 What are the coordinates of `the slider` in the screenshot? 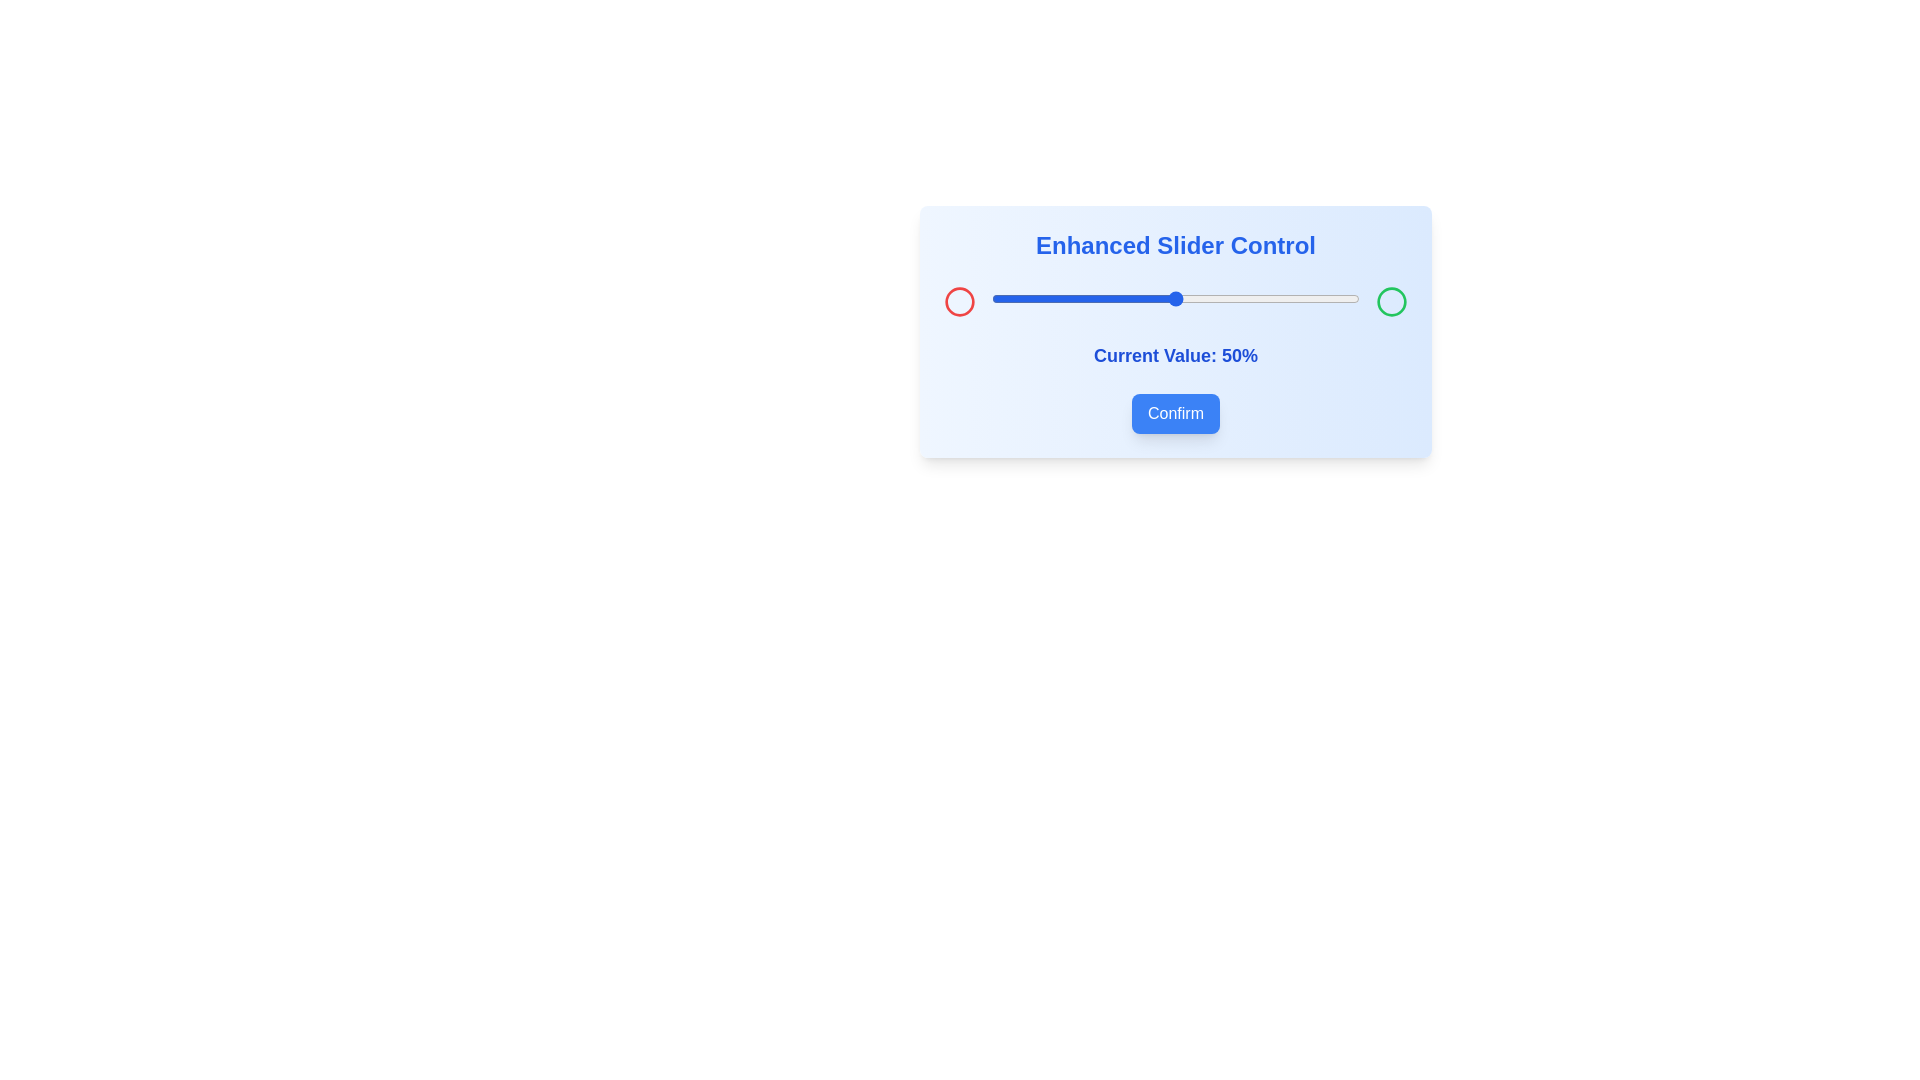 It's located at (1057, 299).